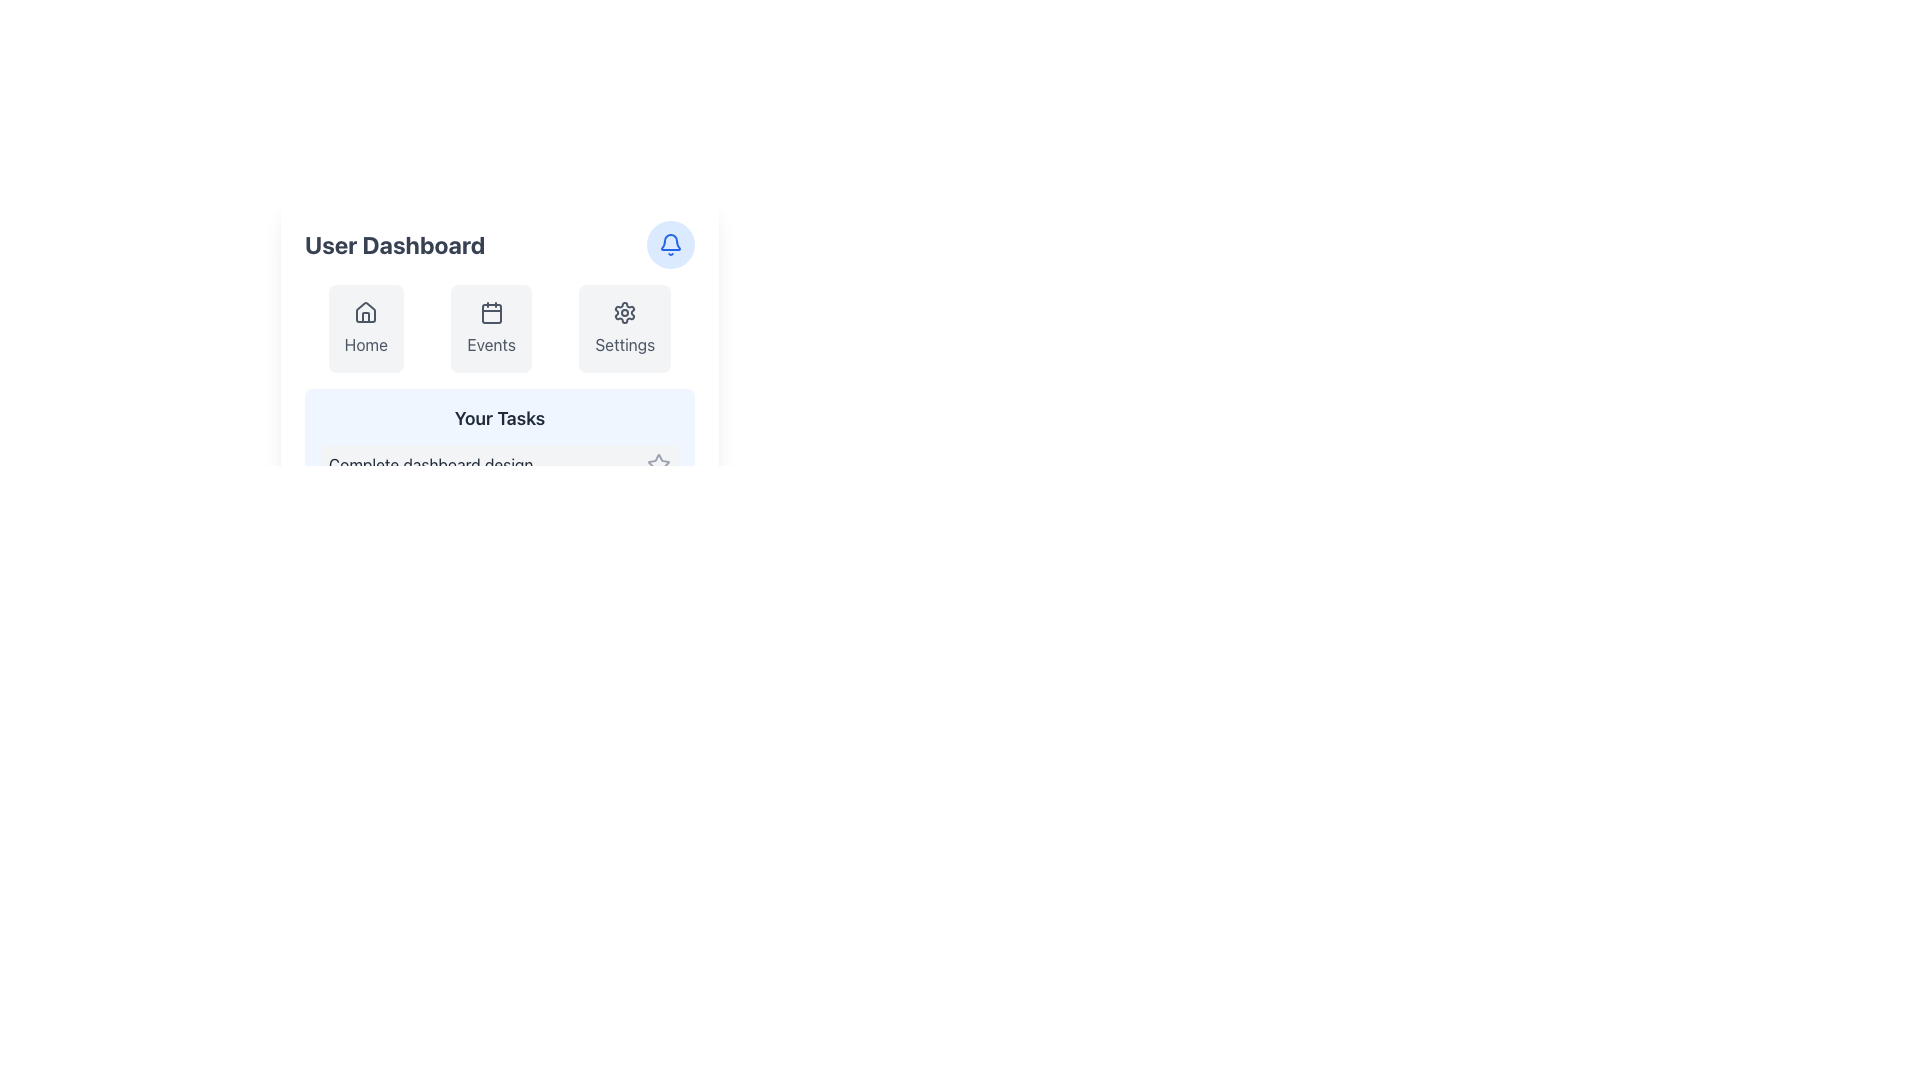 This screenshot has height=1080, width=1920. Describe the element at coordinates (499, 443) in the screenshot. I see `title 'Your Tasks' and the content 'Complete dashboard design' from the Informational Card element with a light blue background located in the User Dashboard` at that location.